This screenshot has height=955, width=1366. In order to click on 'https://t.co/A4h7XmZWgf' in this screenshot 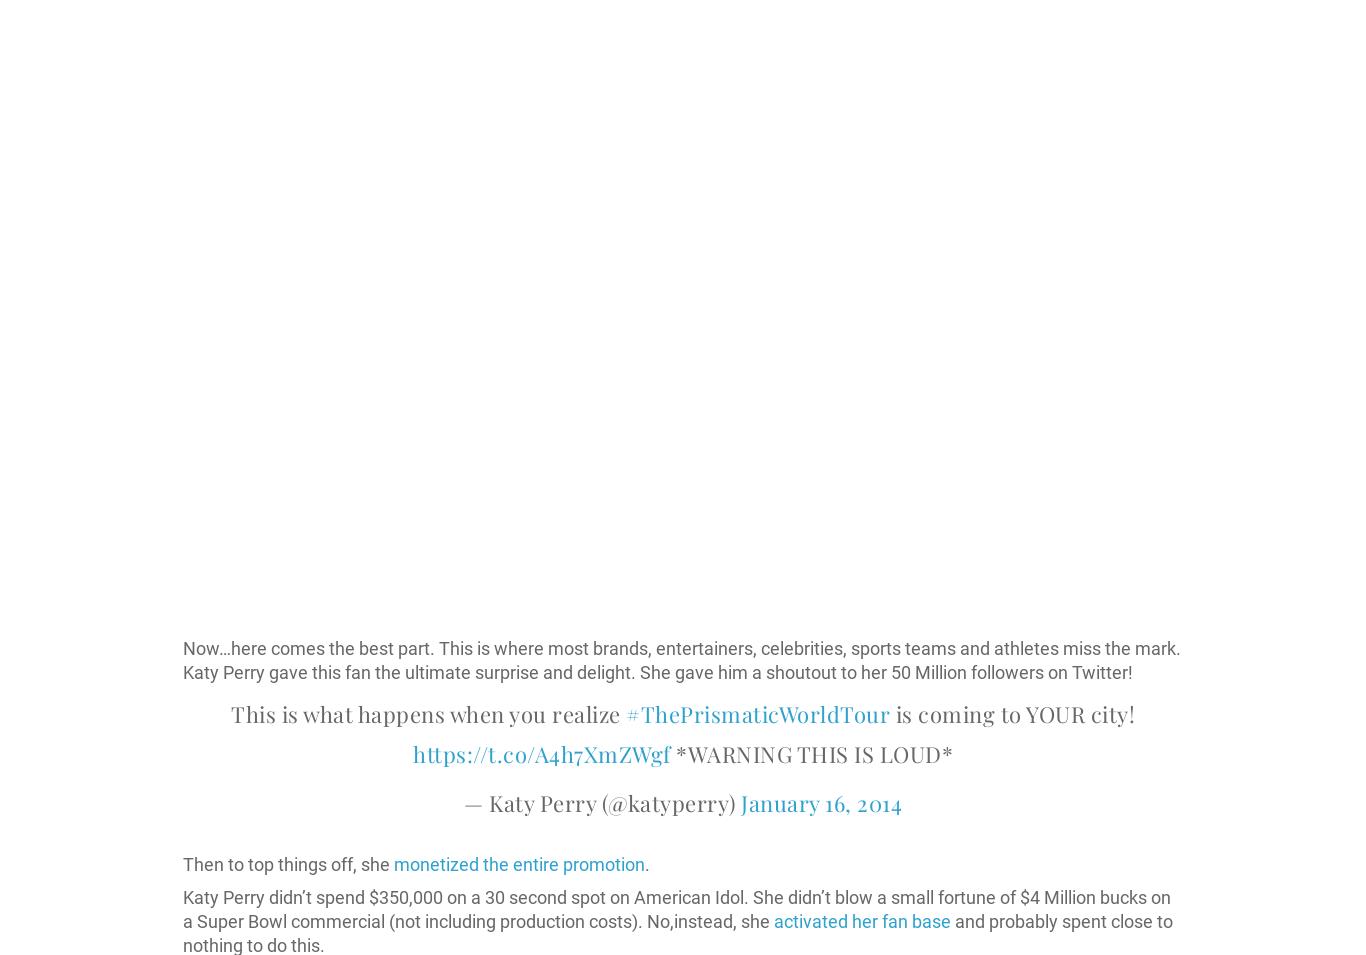, I will do `click(541, 752)`.